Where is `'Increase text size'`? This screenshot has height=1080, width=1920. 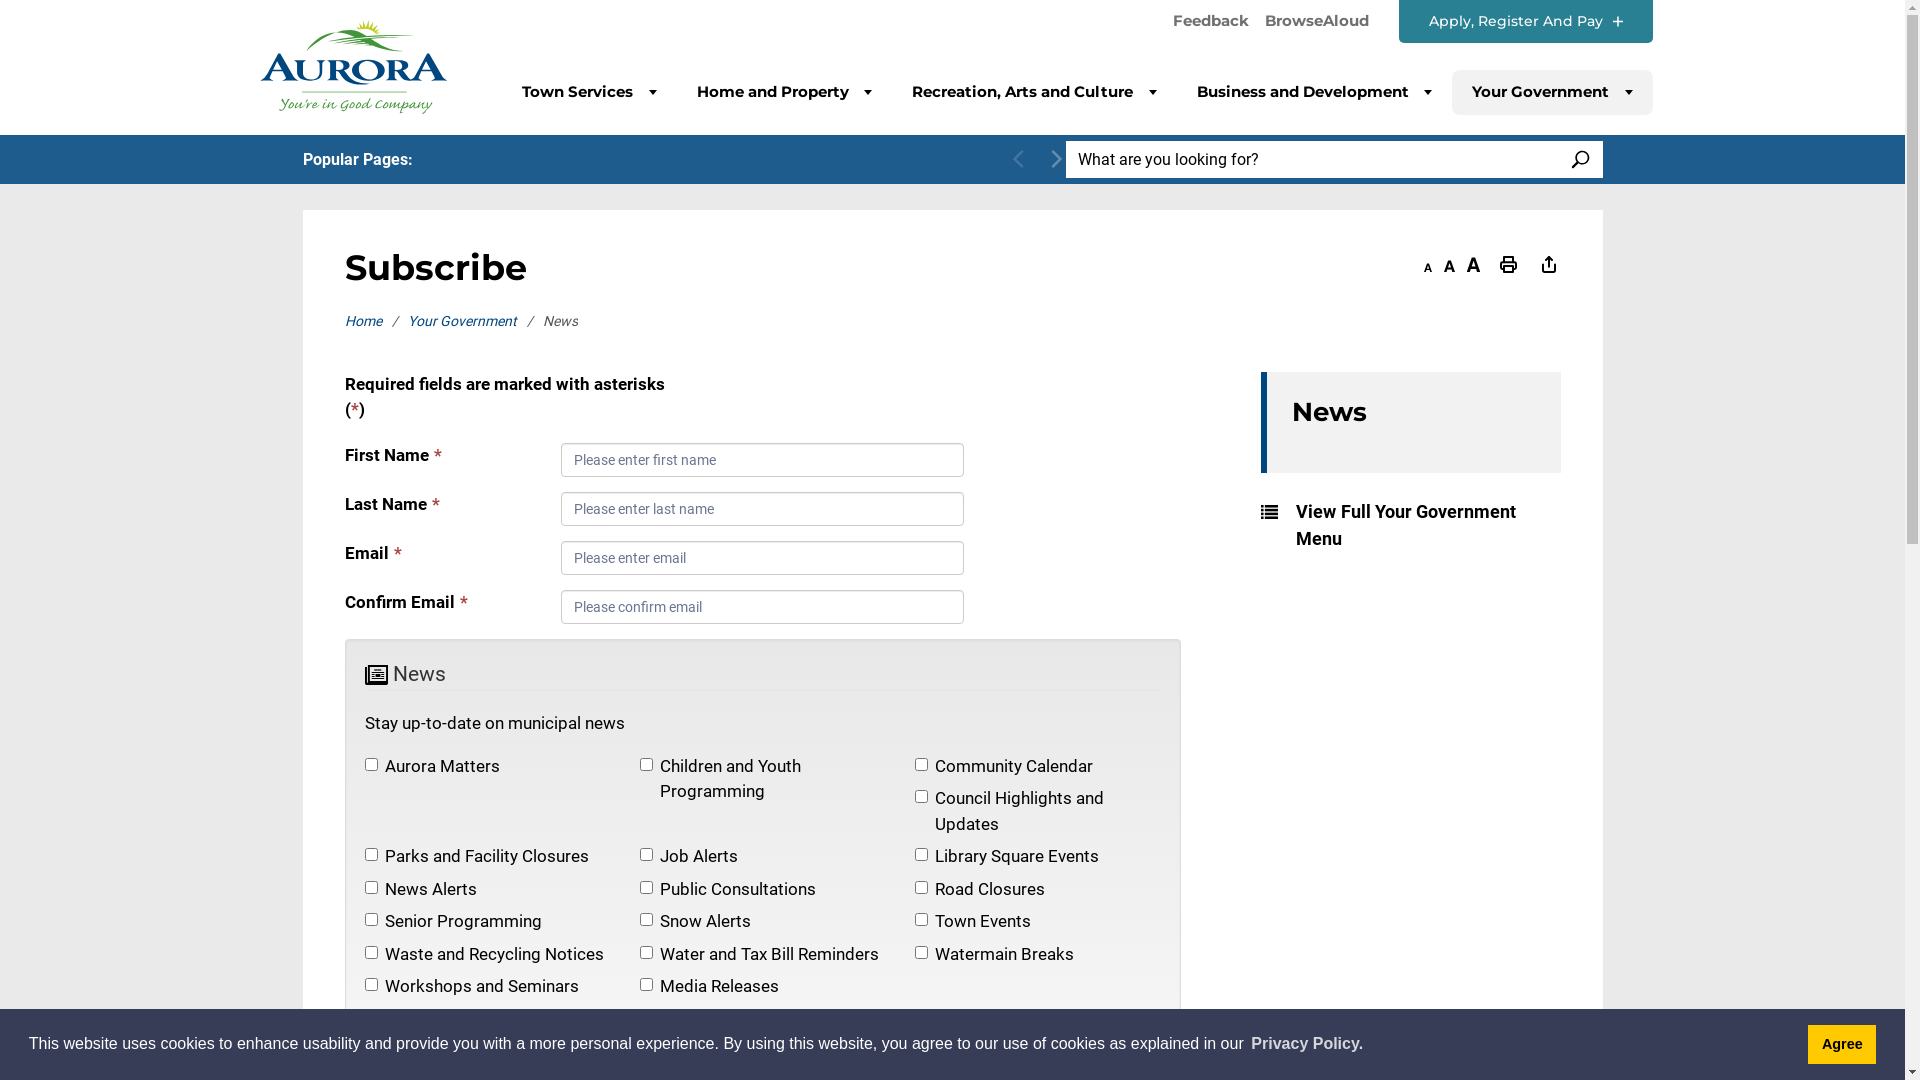
'Increase text size' is located at coordinates (1465, 265).